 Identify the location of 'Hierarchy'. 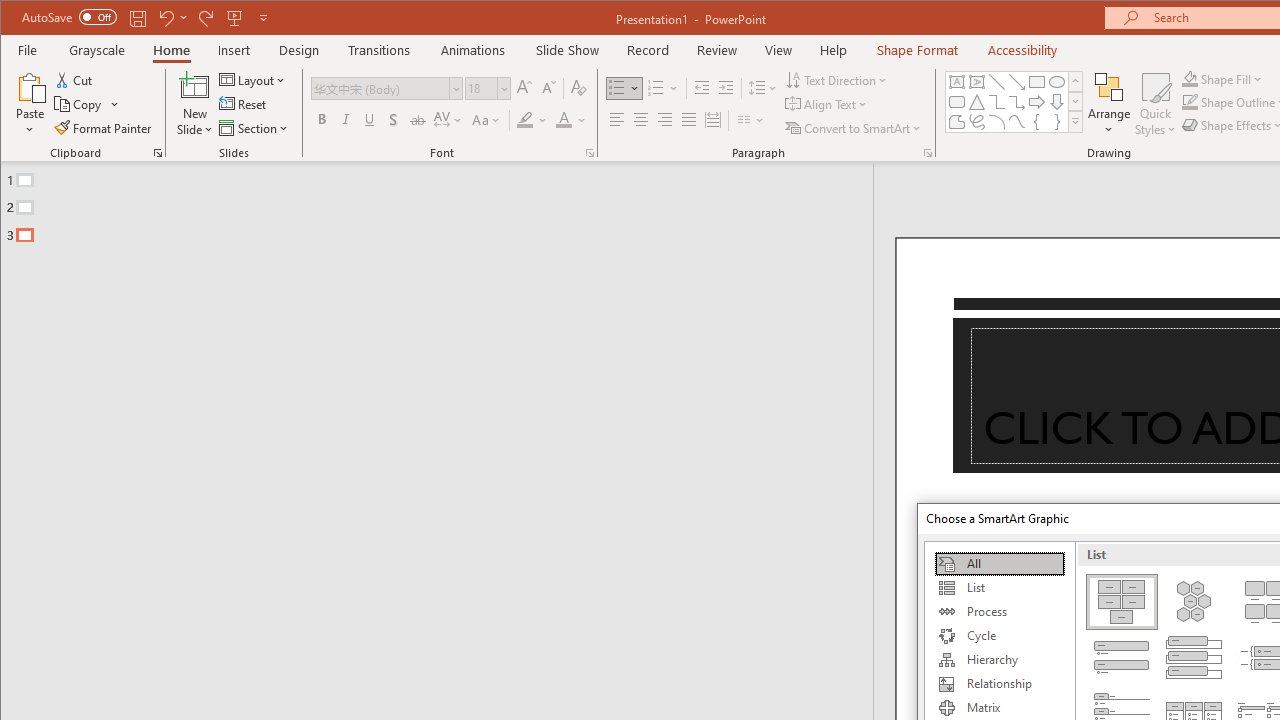
(999, 659).